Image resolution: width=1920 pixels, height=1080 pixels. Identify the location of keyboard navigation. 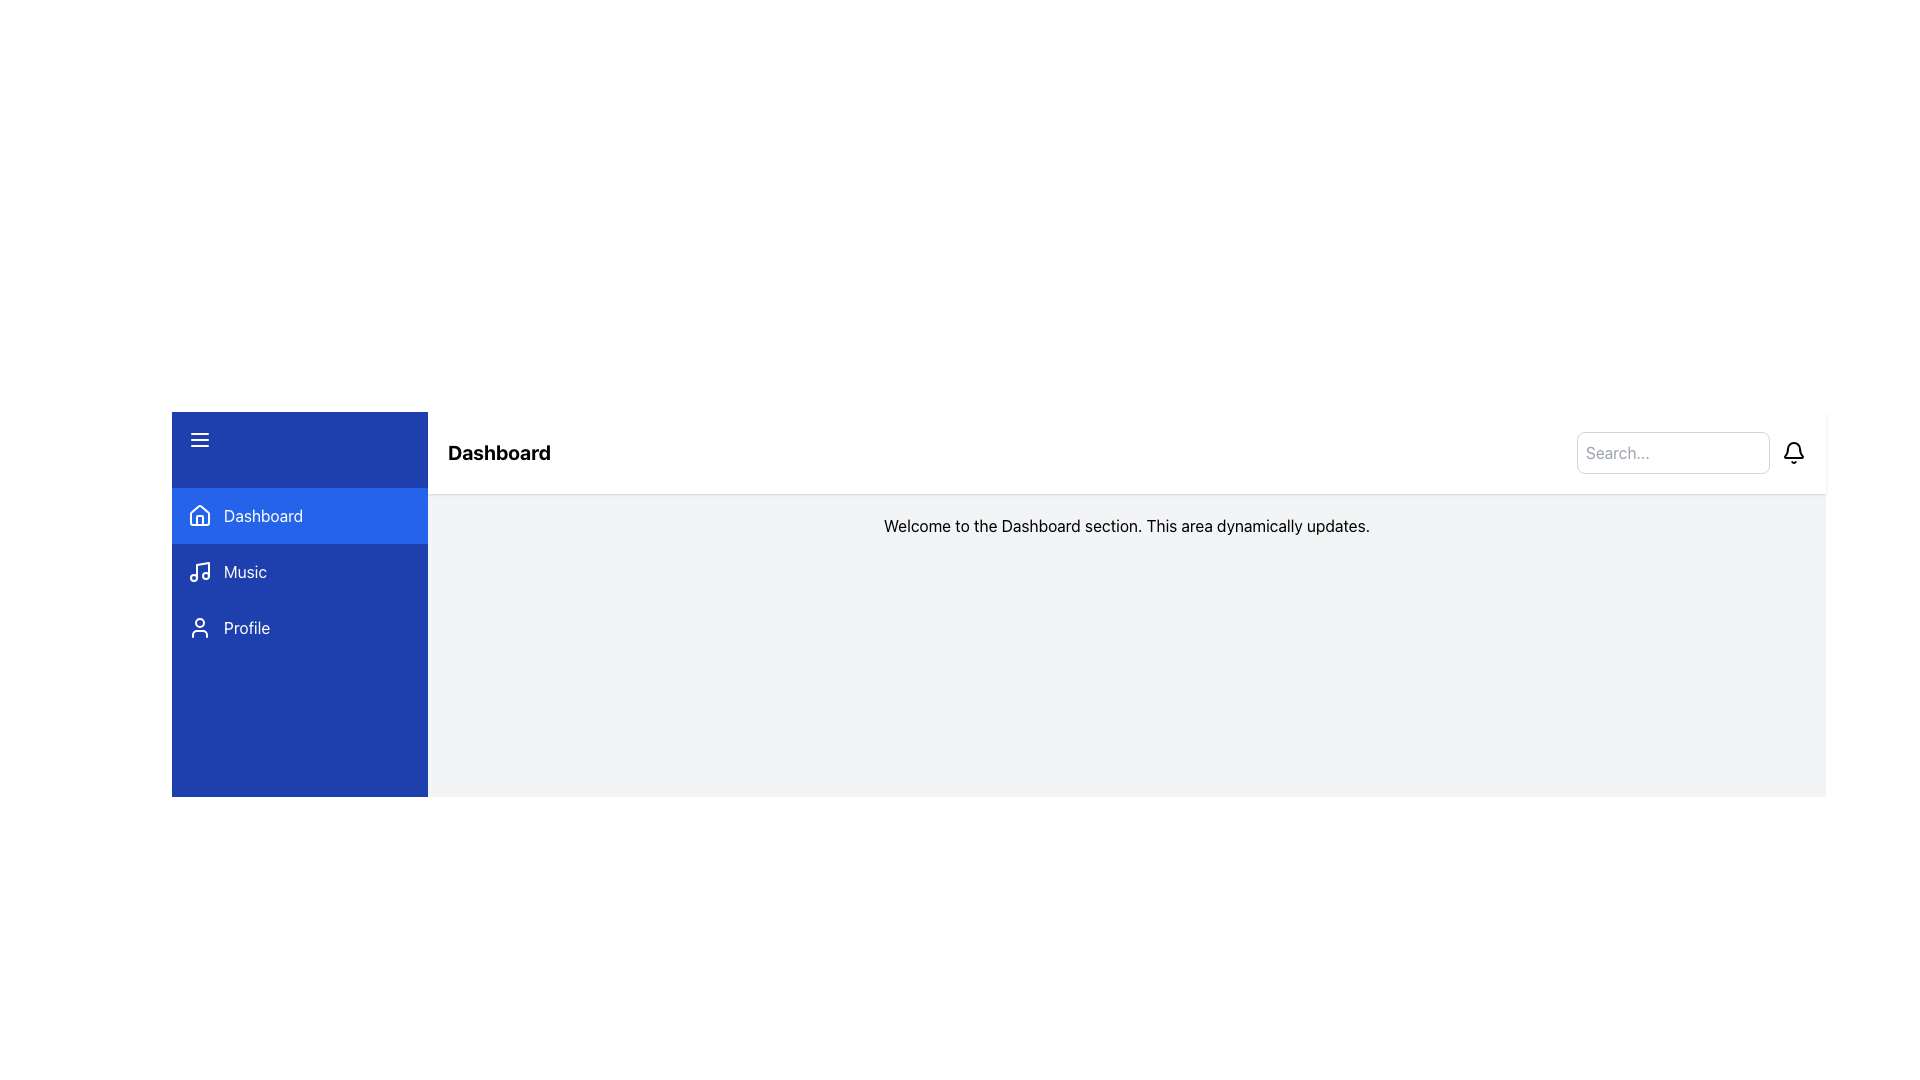
(298, 571).